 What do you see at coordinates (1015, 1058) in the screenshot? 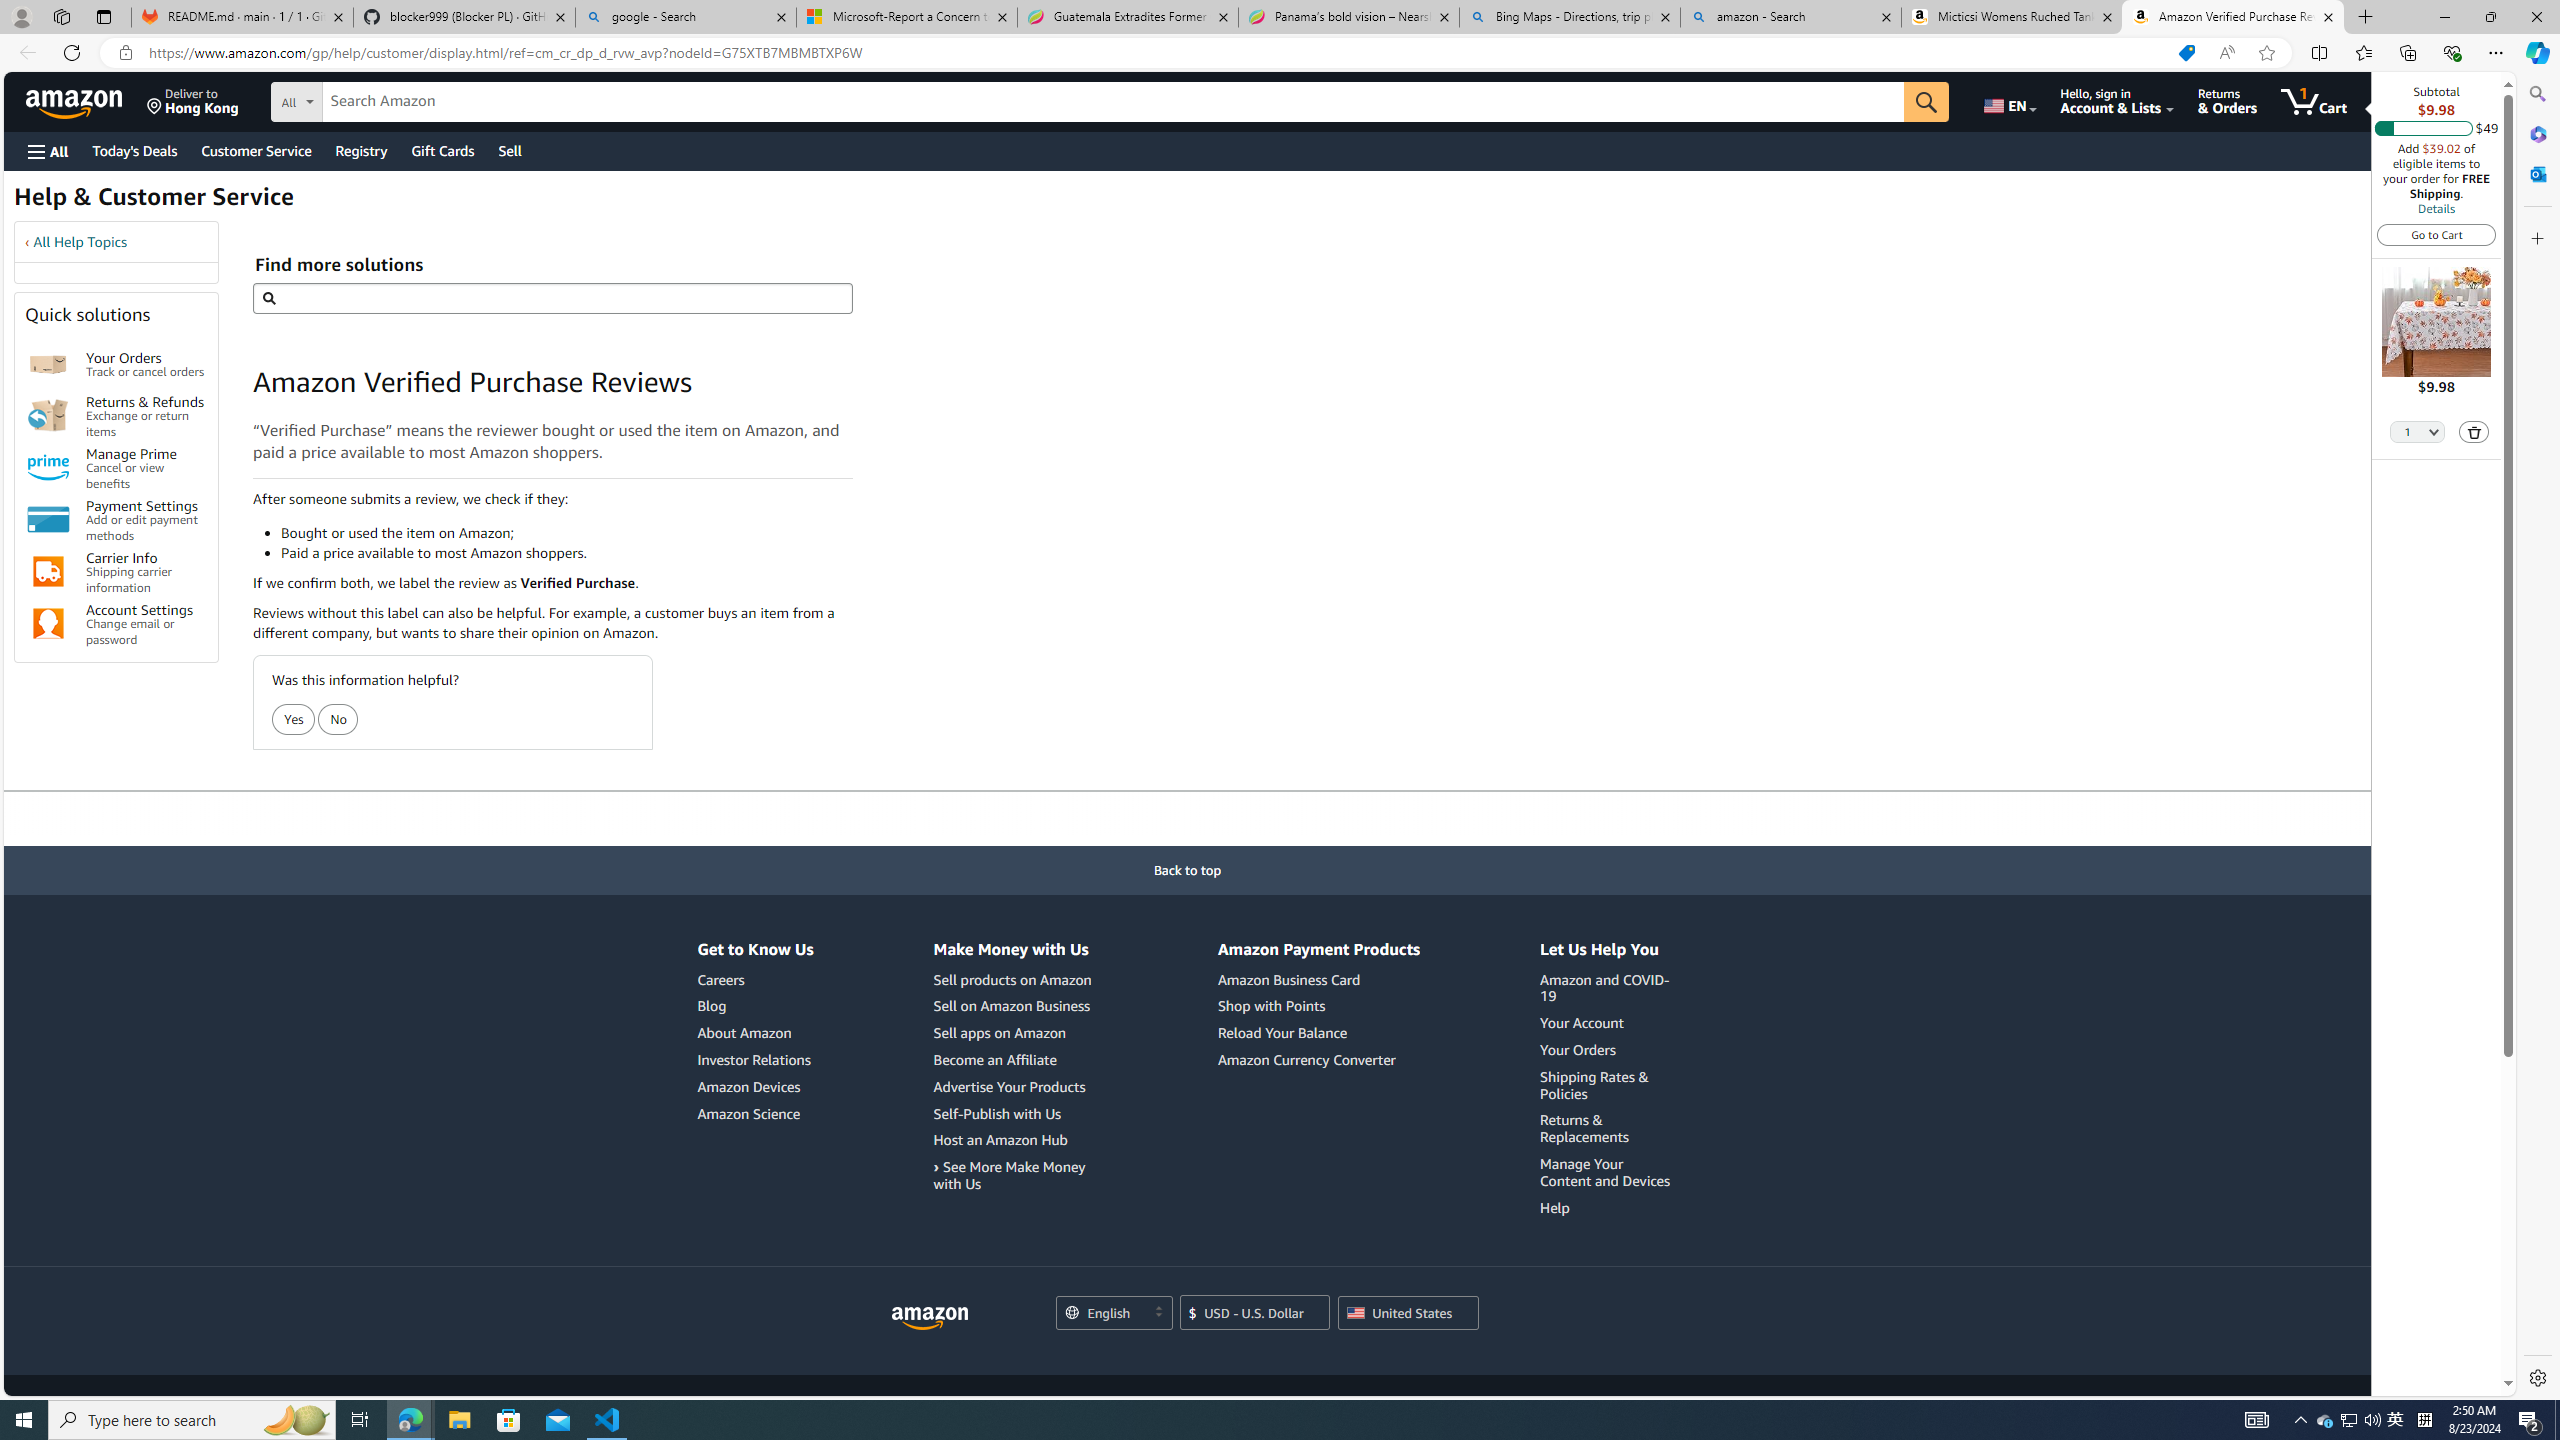
I see `'Become an Affiliate'` at bounding box center [1015, 1058].